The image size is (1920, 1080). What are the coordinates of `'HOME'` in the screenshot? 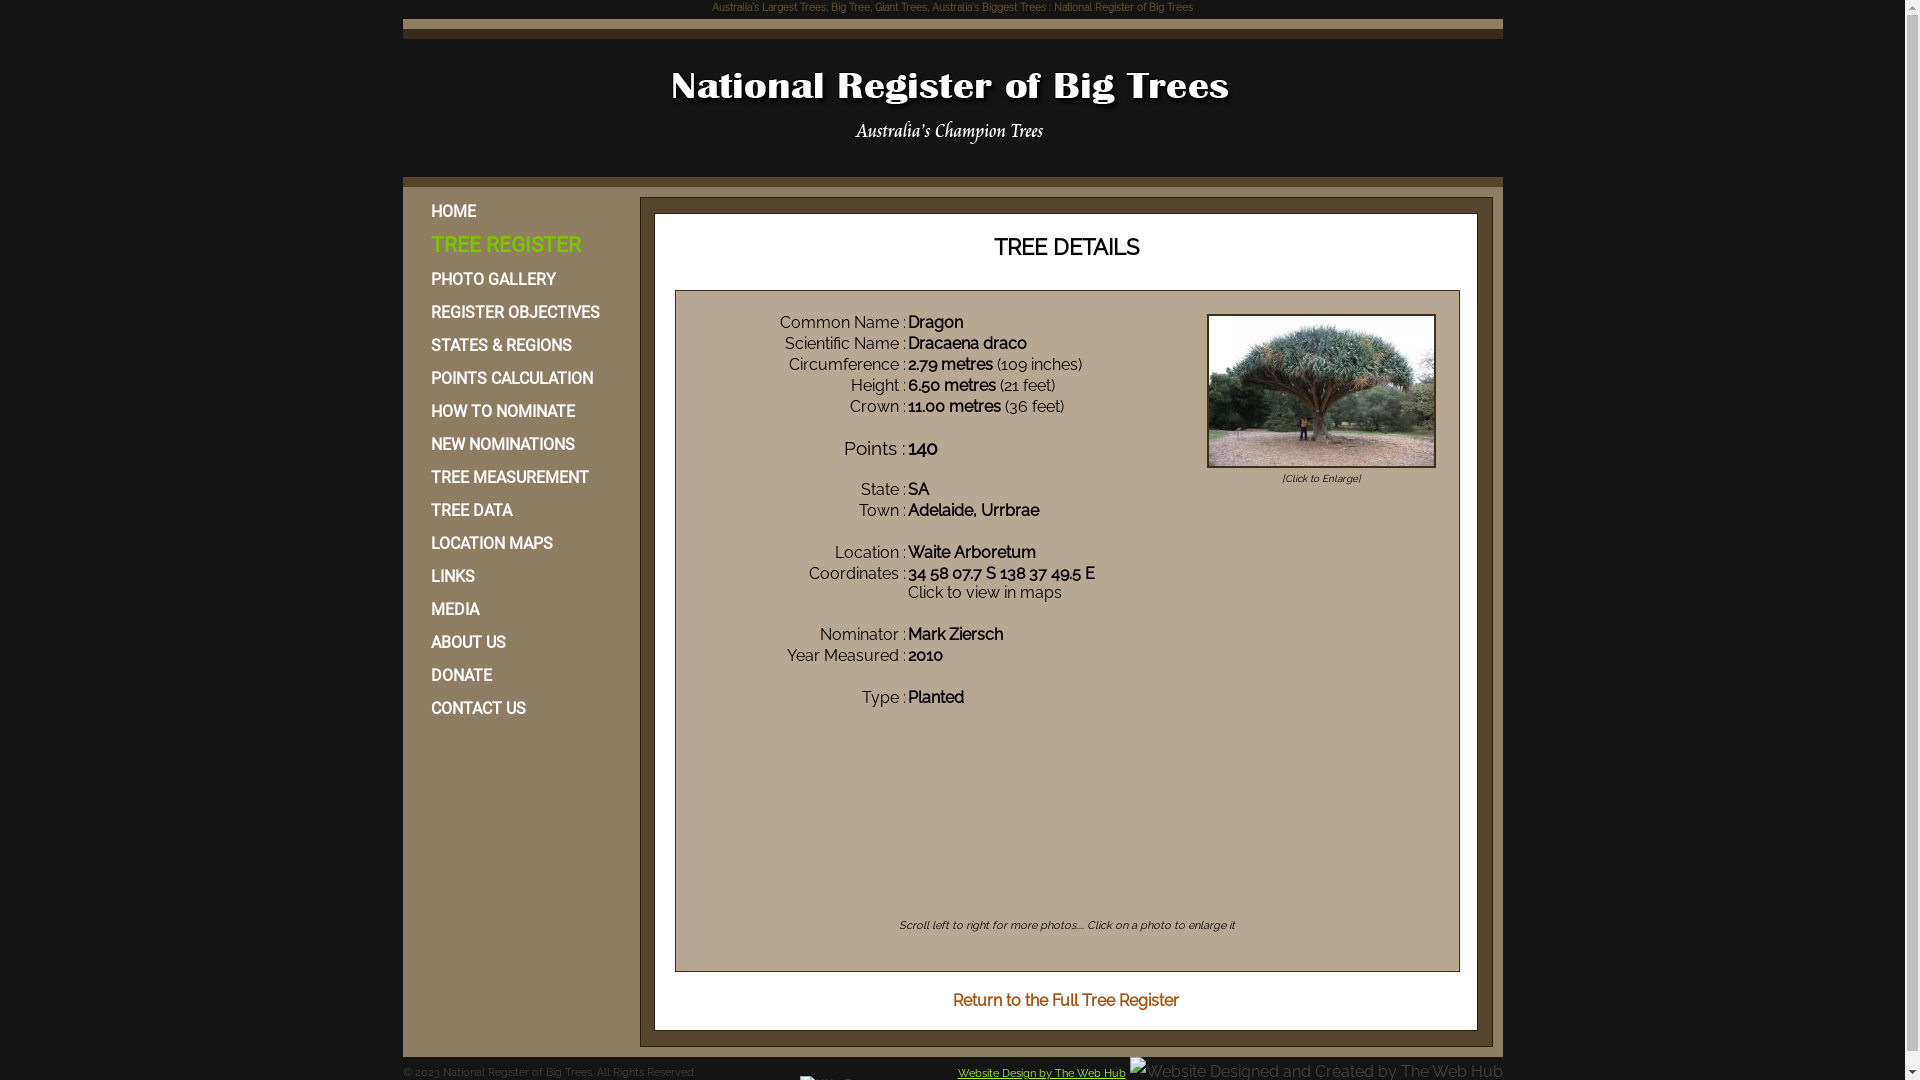 It's located at (518, 211).